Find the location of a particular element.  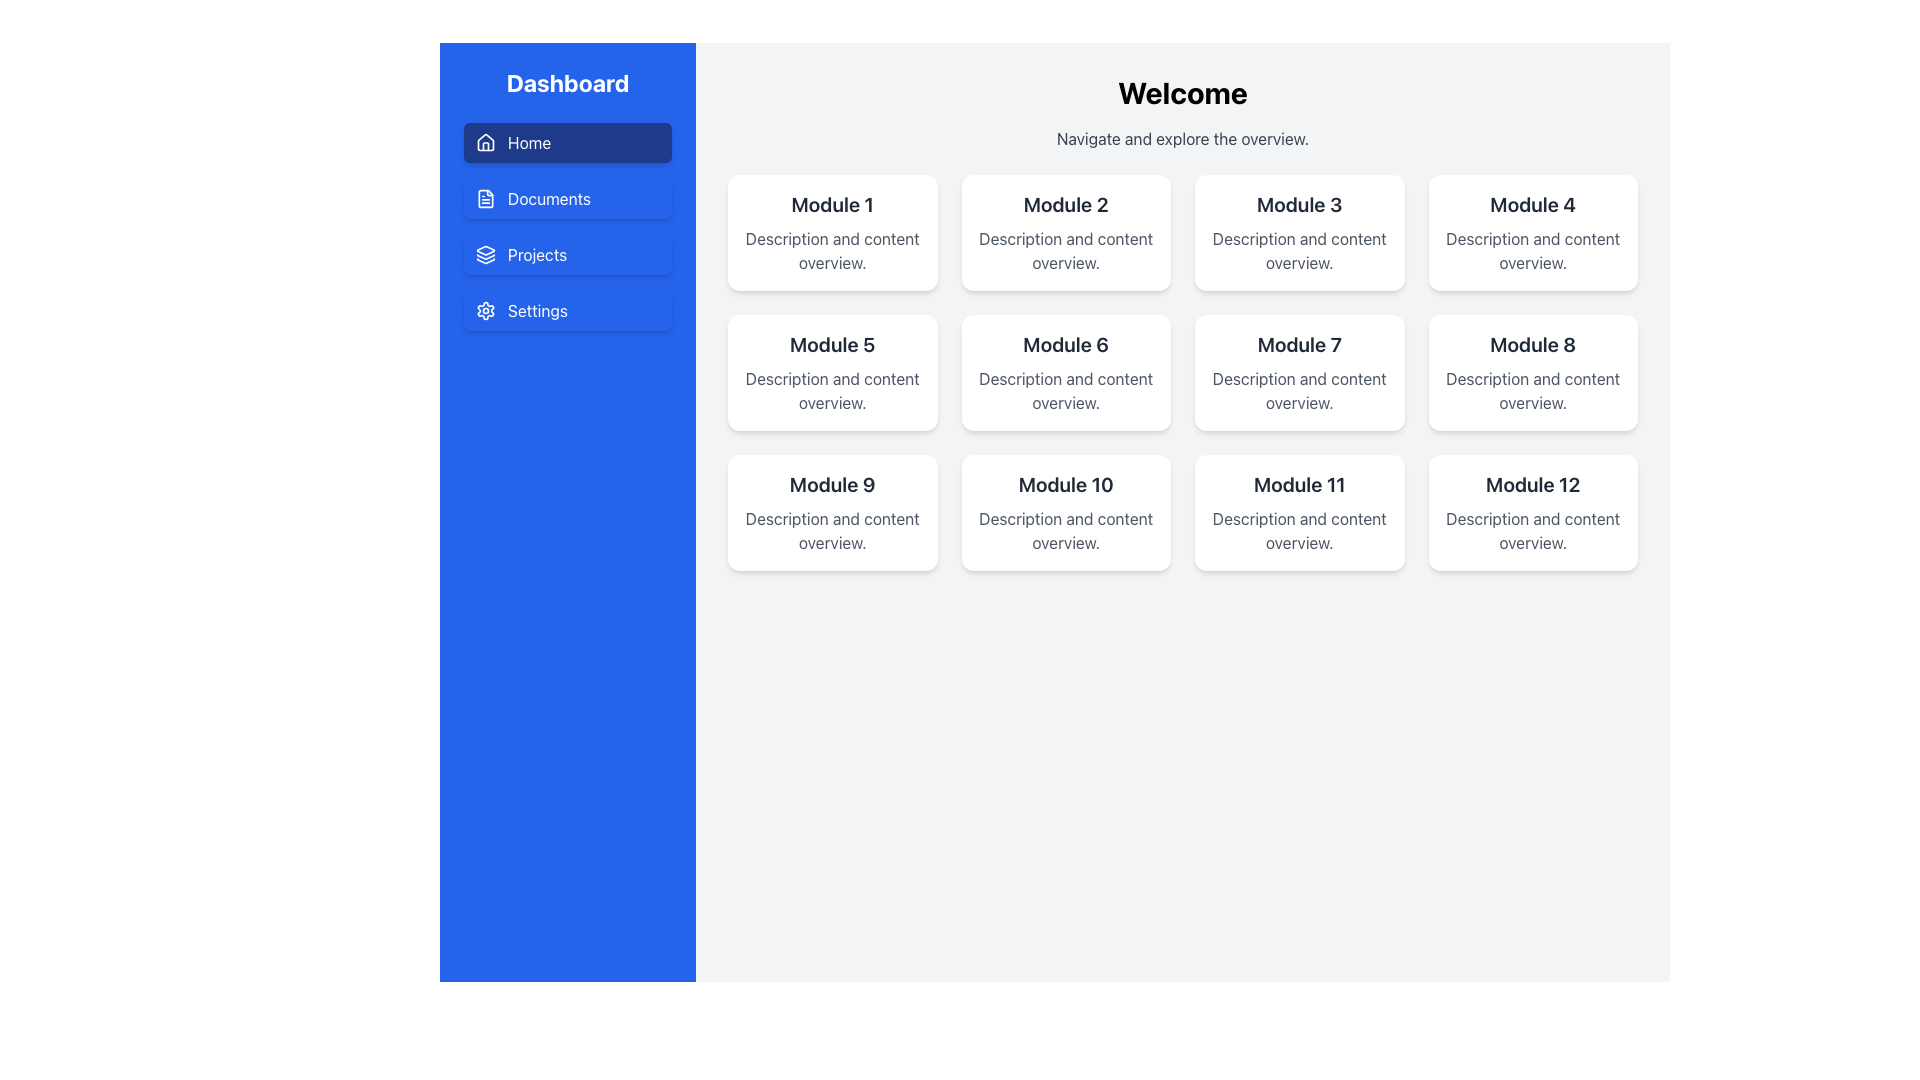

the Text label titled 'Module 1 Description and content overview', which serves as the title for a section in the main content area is located at coordinates (832, 204).